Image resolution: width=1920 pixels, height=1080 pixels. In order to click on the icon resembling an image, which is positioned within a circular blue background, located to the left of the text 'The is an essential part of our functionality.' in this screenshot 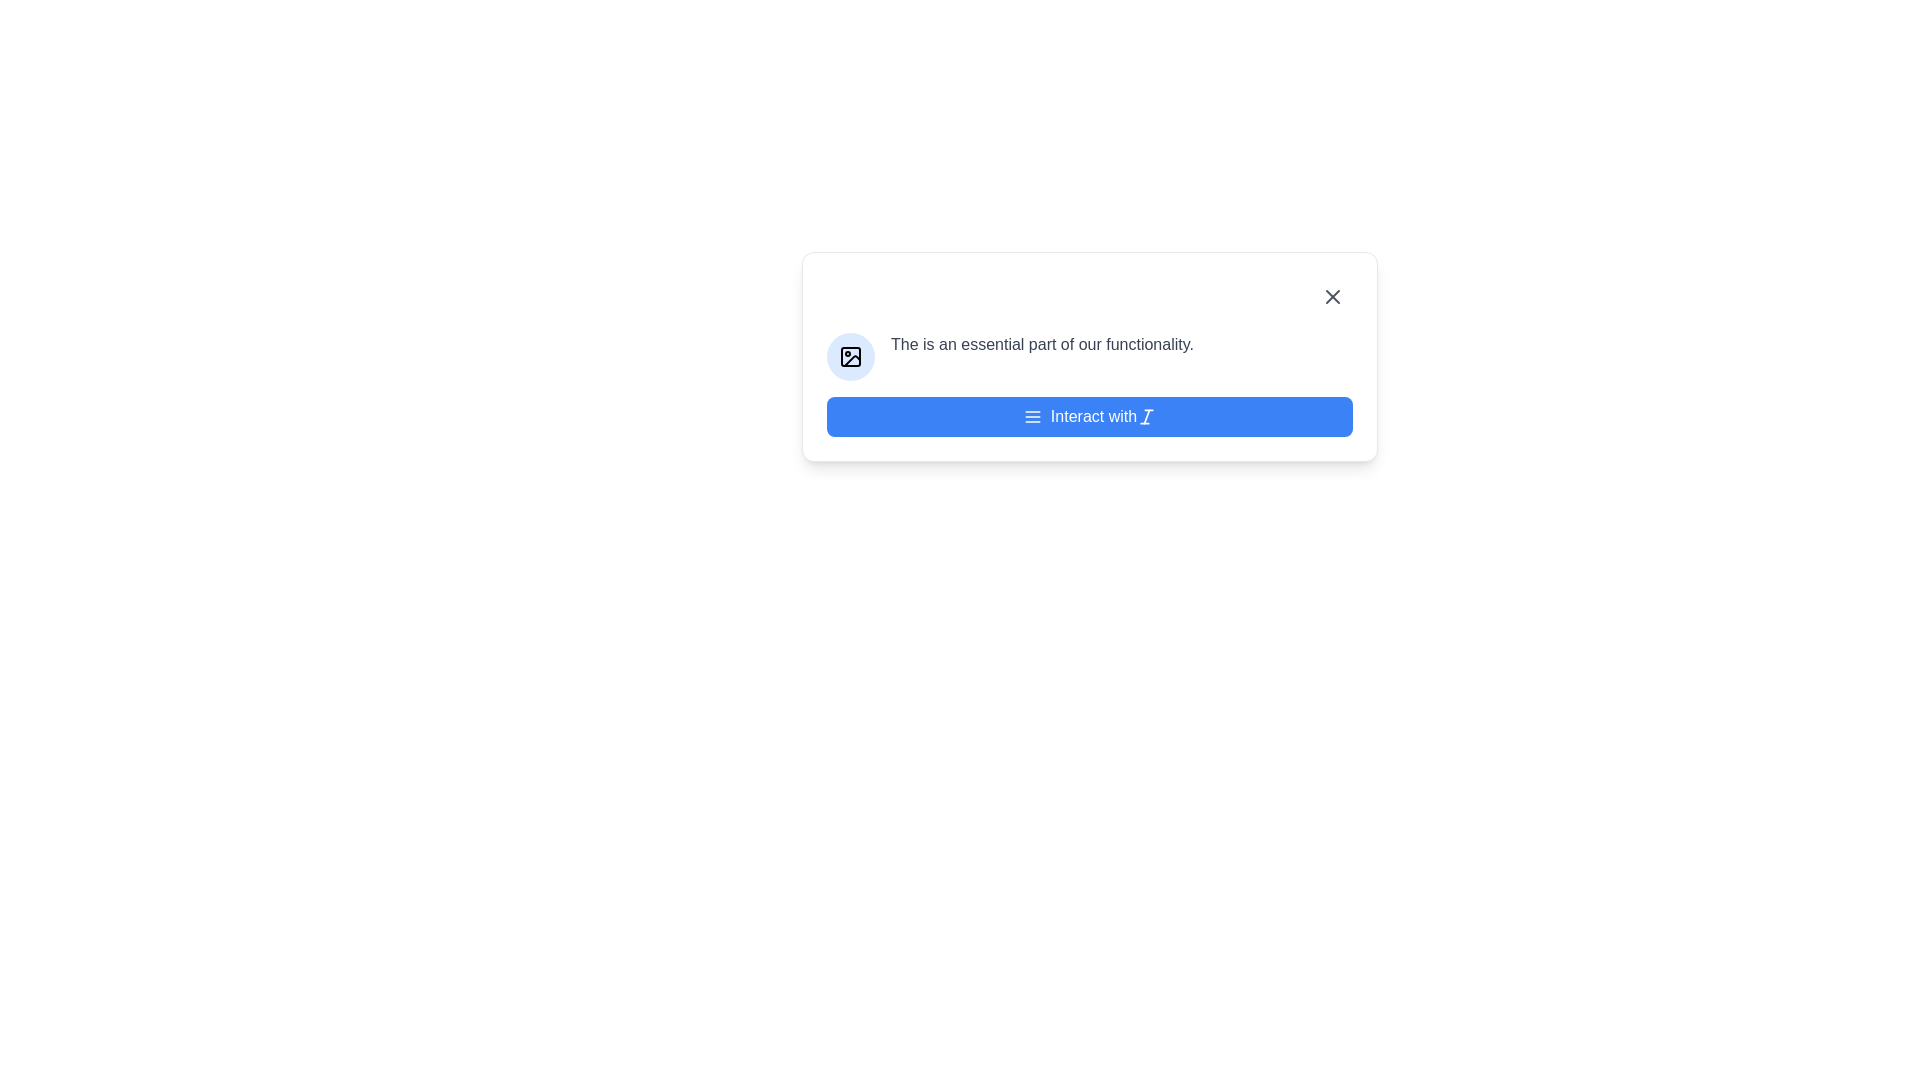, I will do `click(850, 356)`.